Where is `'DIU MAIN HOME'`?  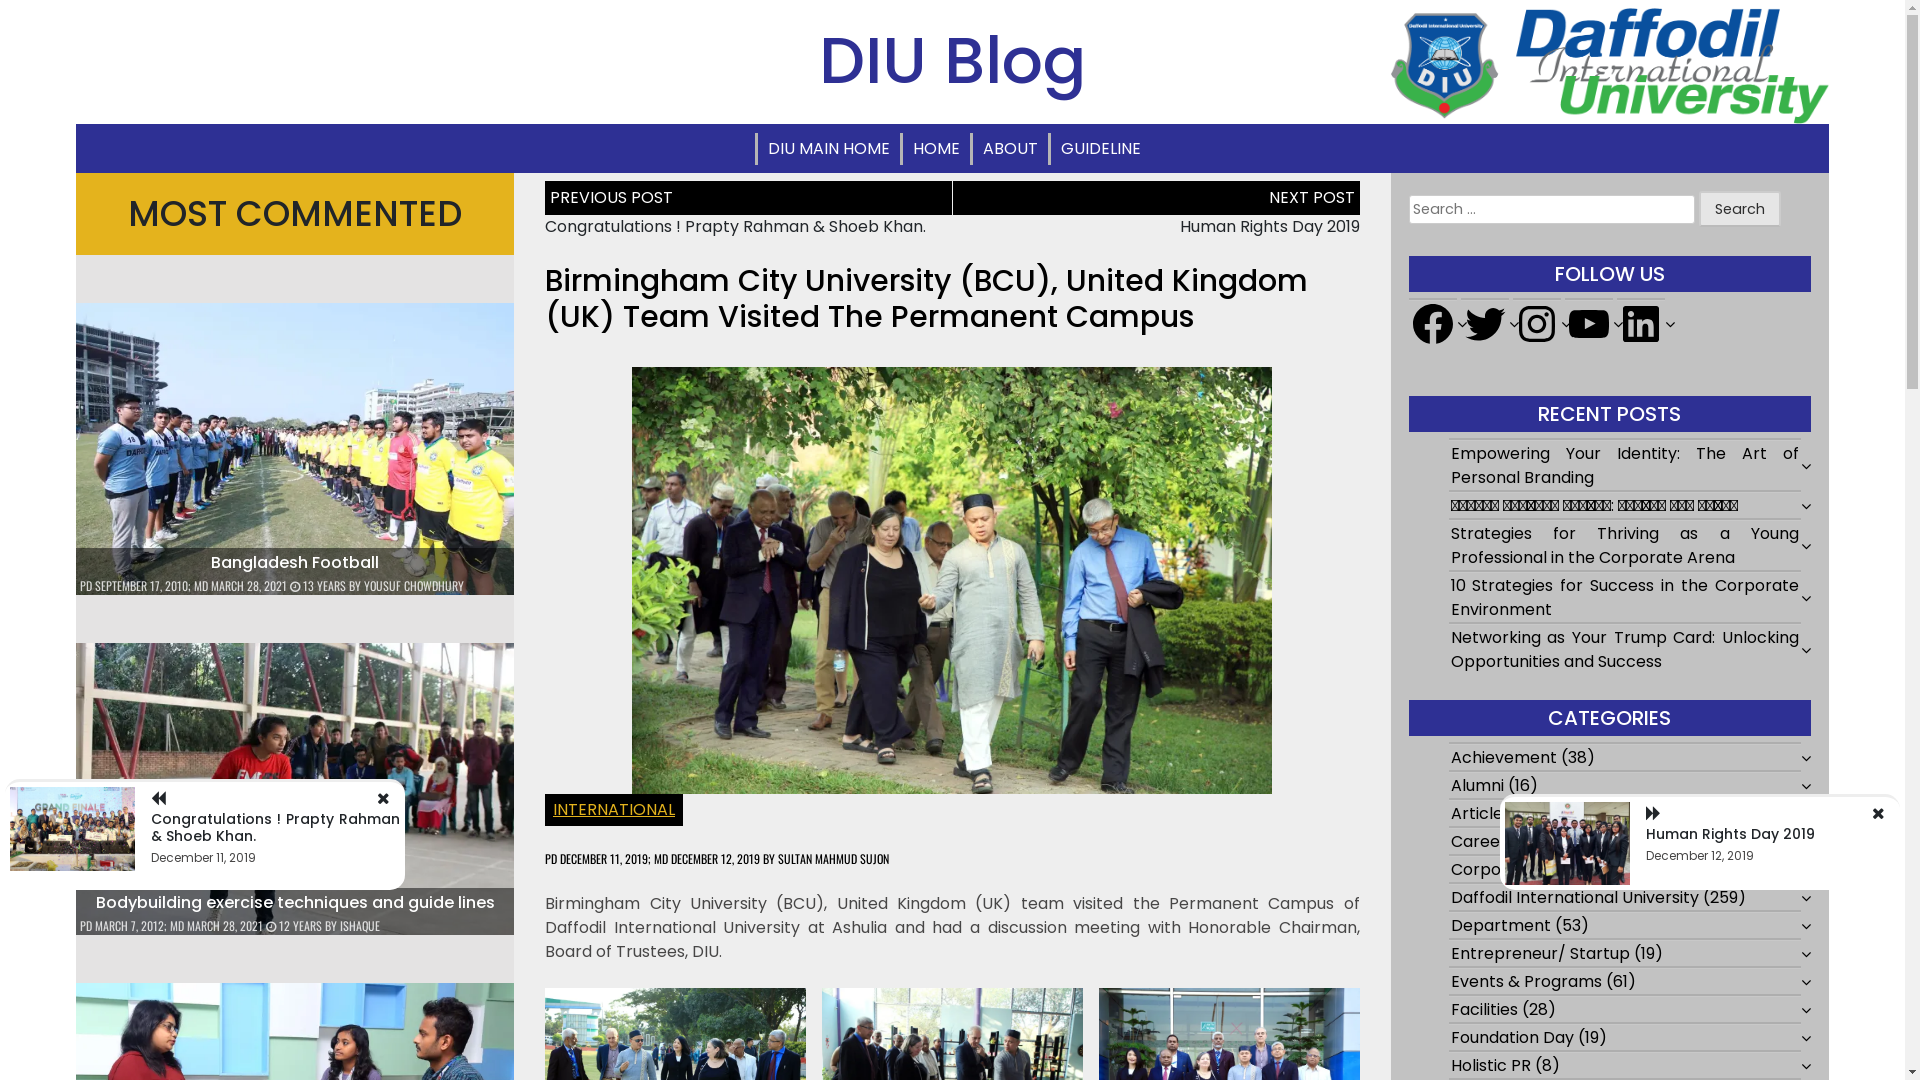
'DIU MAIN HOME' is located at coordinates (829, 148).